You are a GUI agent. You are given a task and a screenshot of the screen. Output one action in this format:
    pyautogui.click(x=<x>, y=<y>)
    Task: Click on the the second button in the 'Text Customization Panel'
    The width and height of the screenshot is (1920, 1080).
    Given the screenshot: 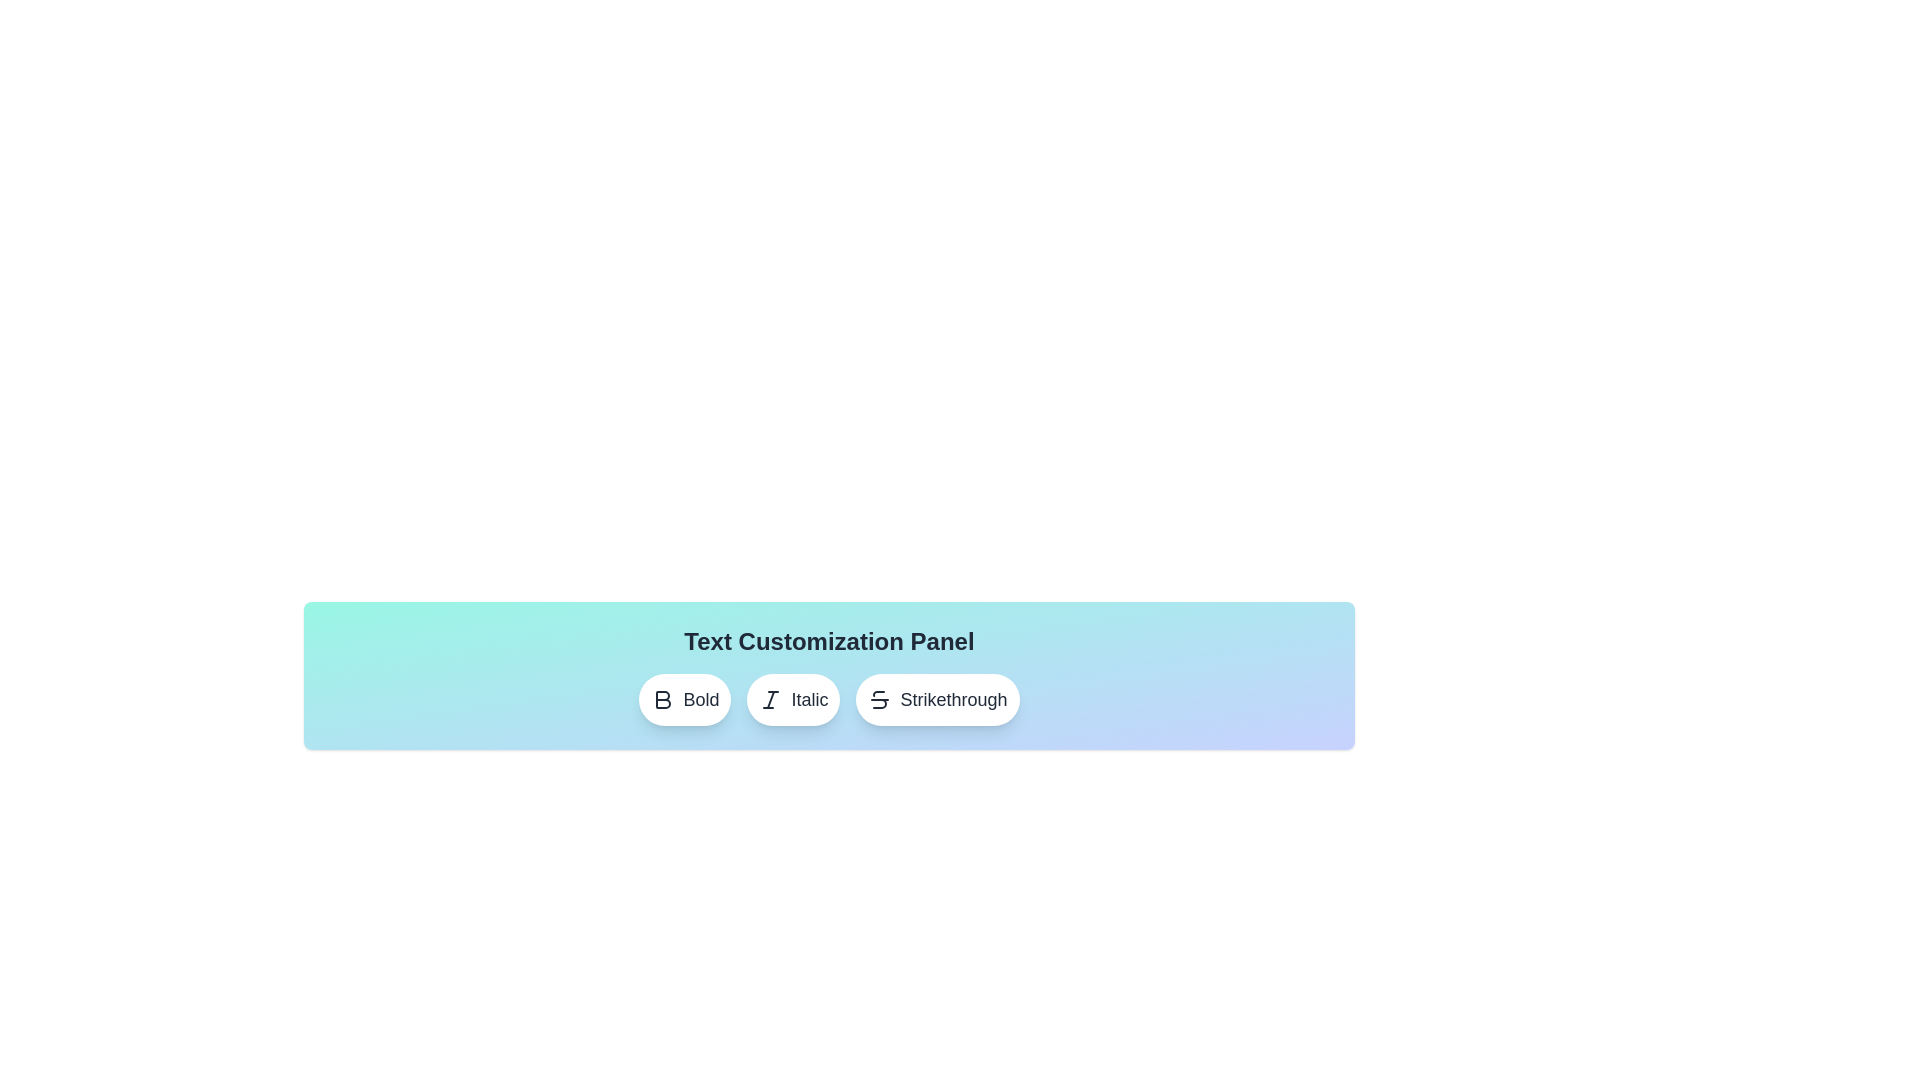 What is the action you would take?
    pyautogui.click(x=792, y=698)
    